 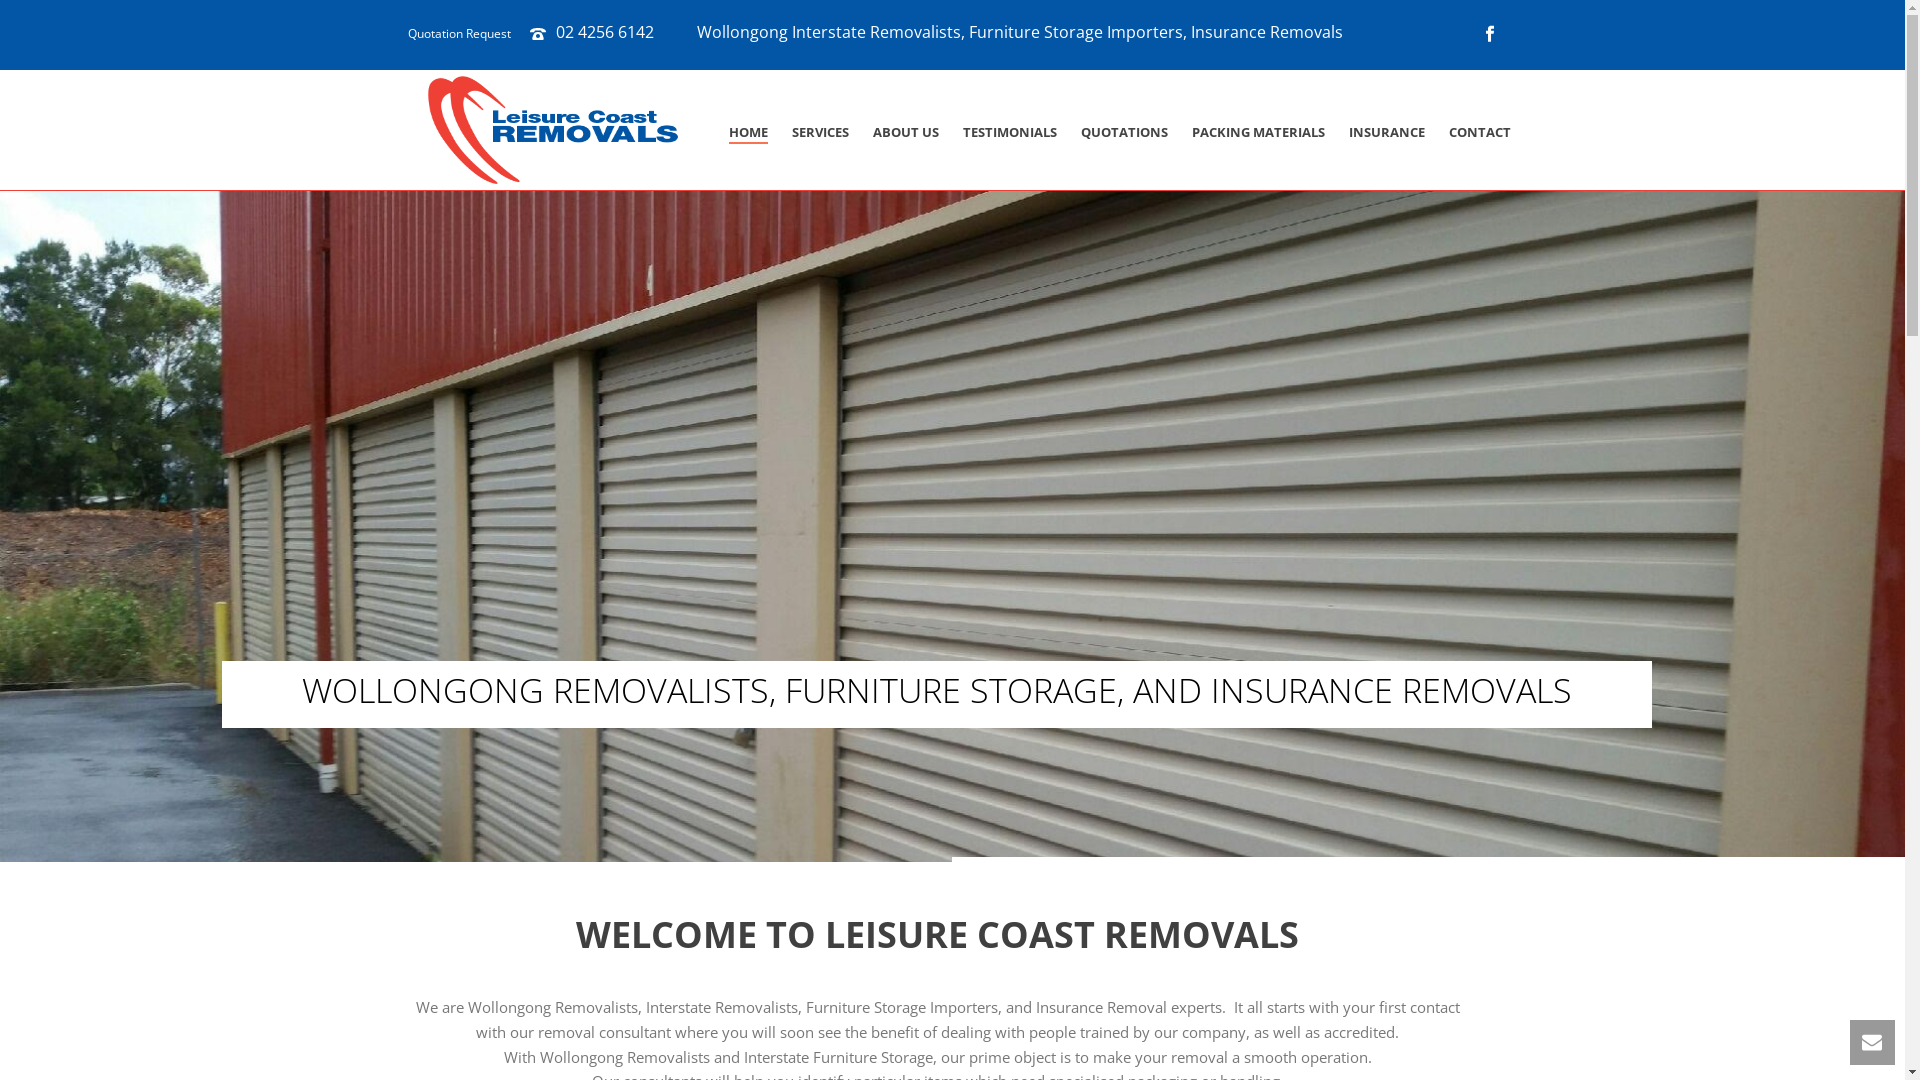 I want to click on 'SERVICES', so click(x=820, y=131).